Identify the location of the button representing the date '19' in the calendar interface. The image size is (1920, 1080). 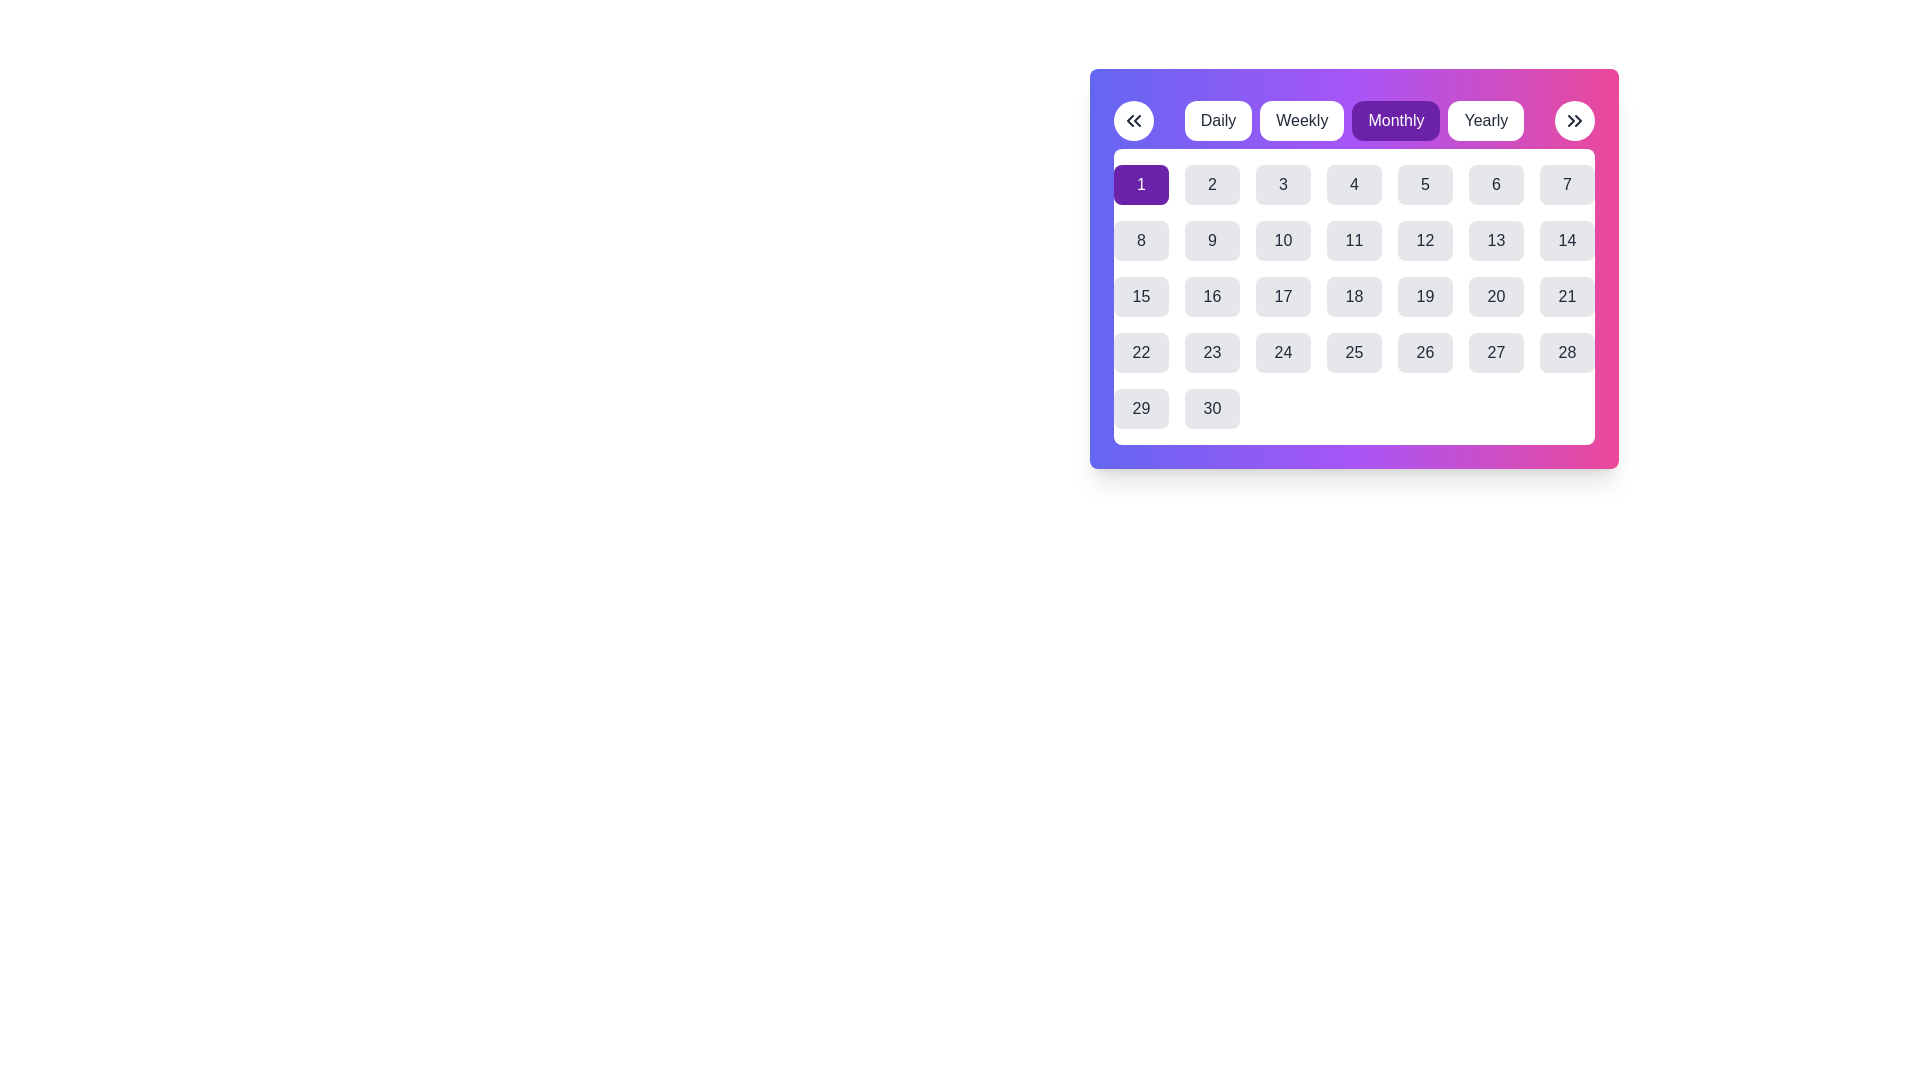
(1424, 297).